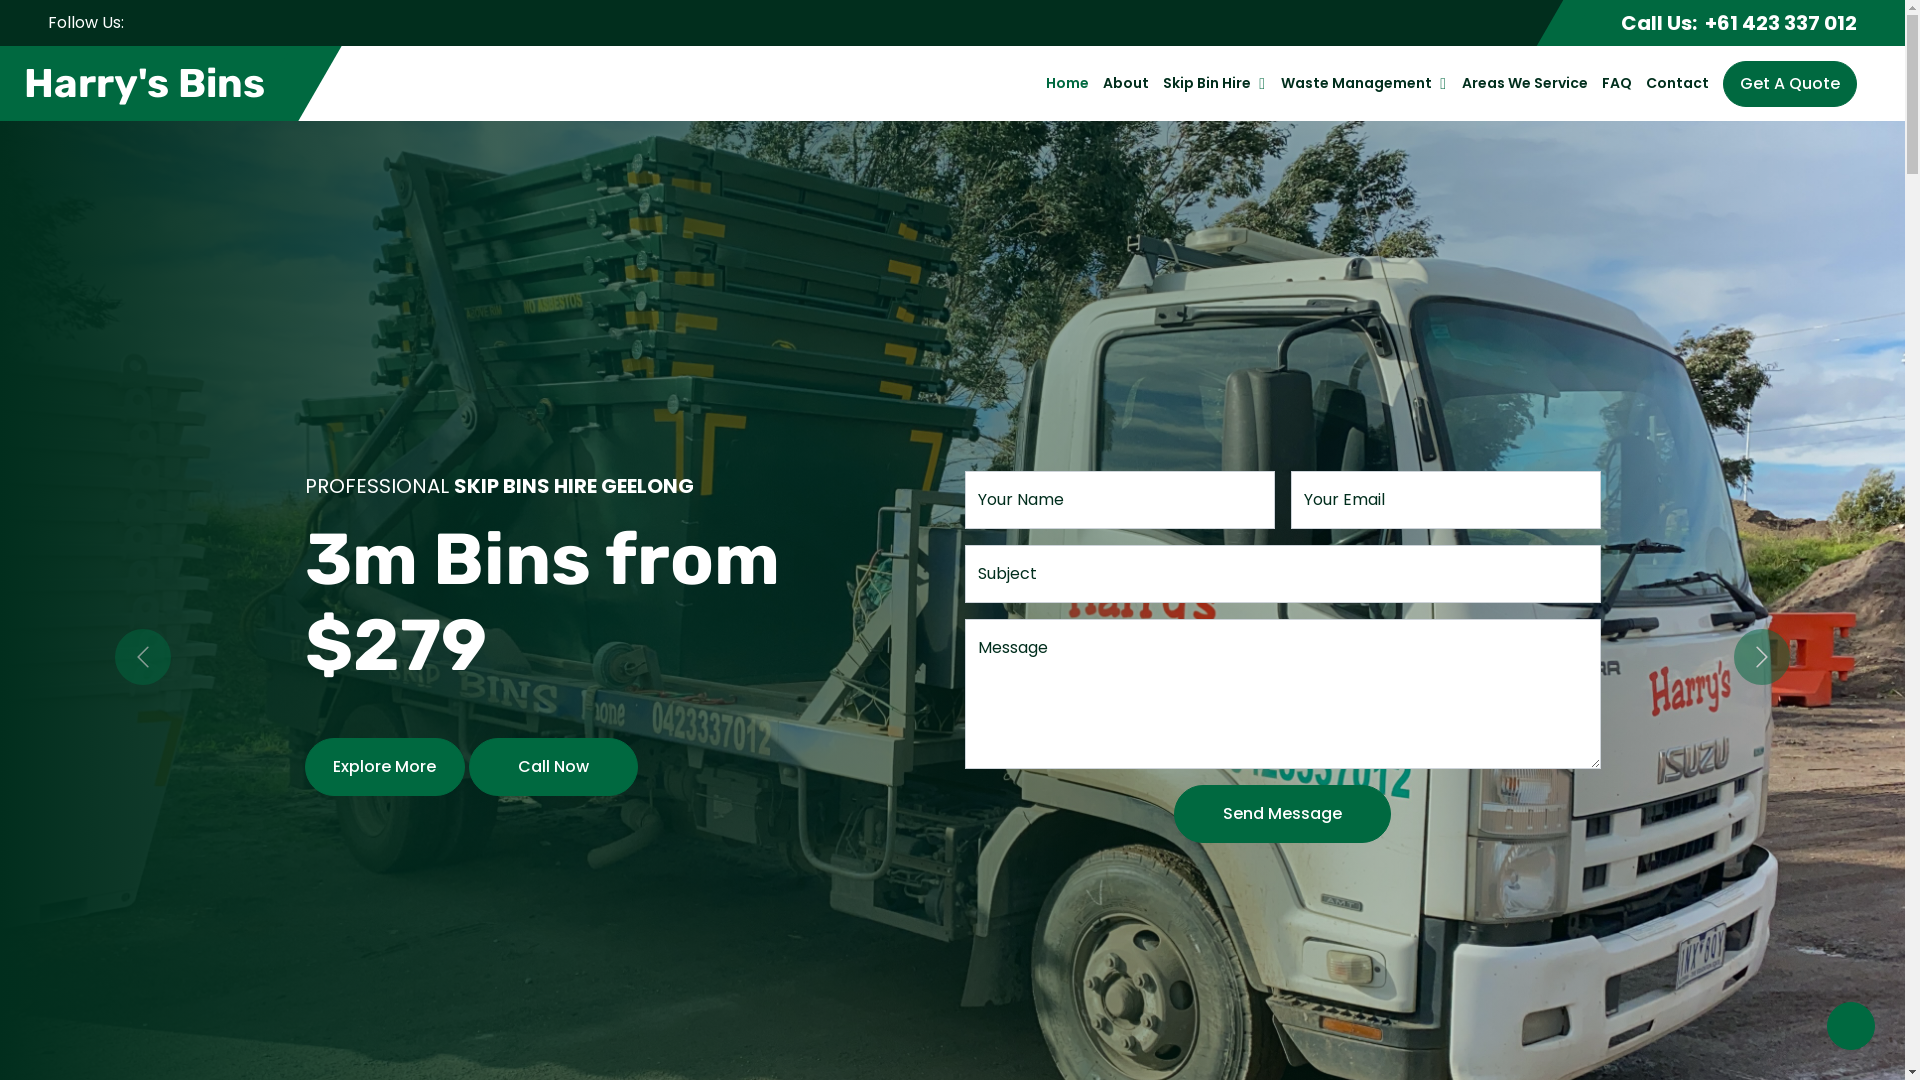  I want to click on 'Harry's Bins', so click(146, 82).